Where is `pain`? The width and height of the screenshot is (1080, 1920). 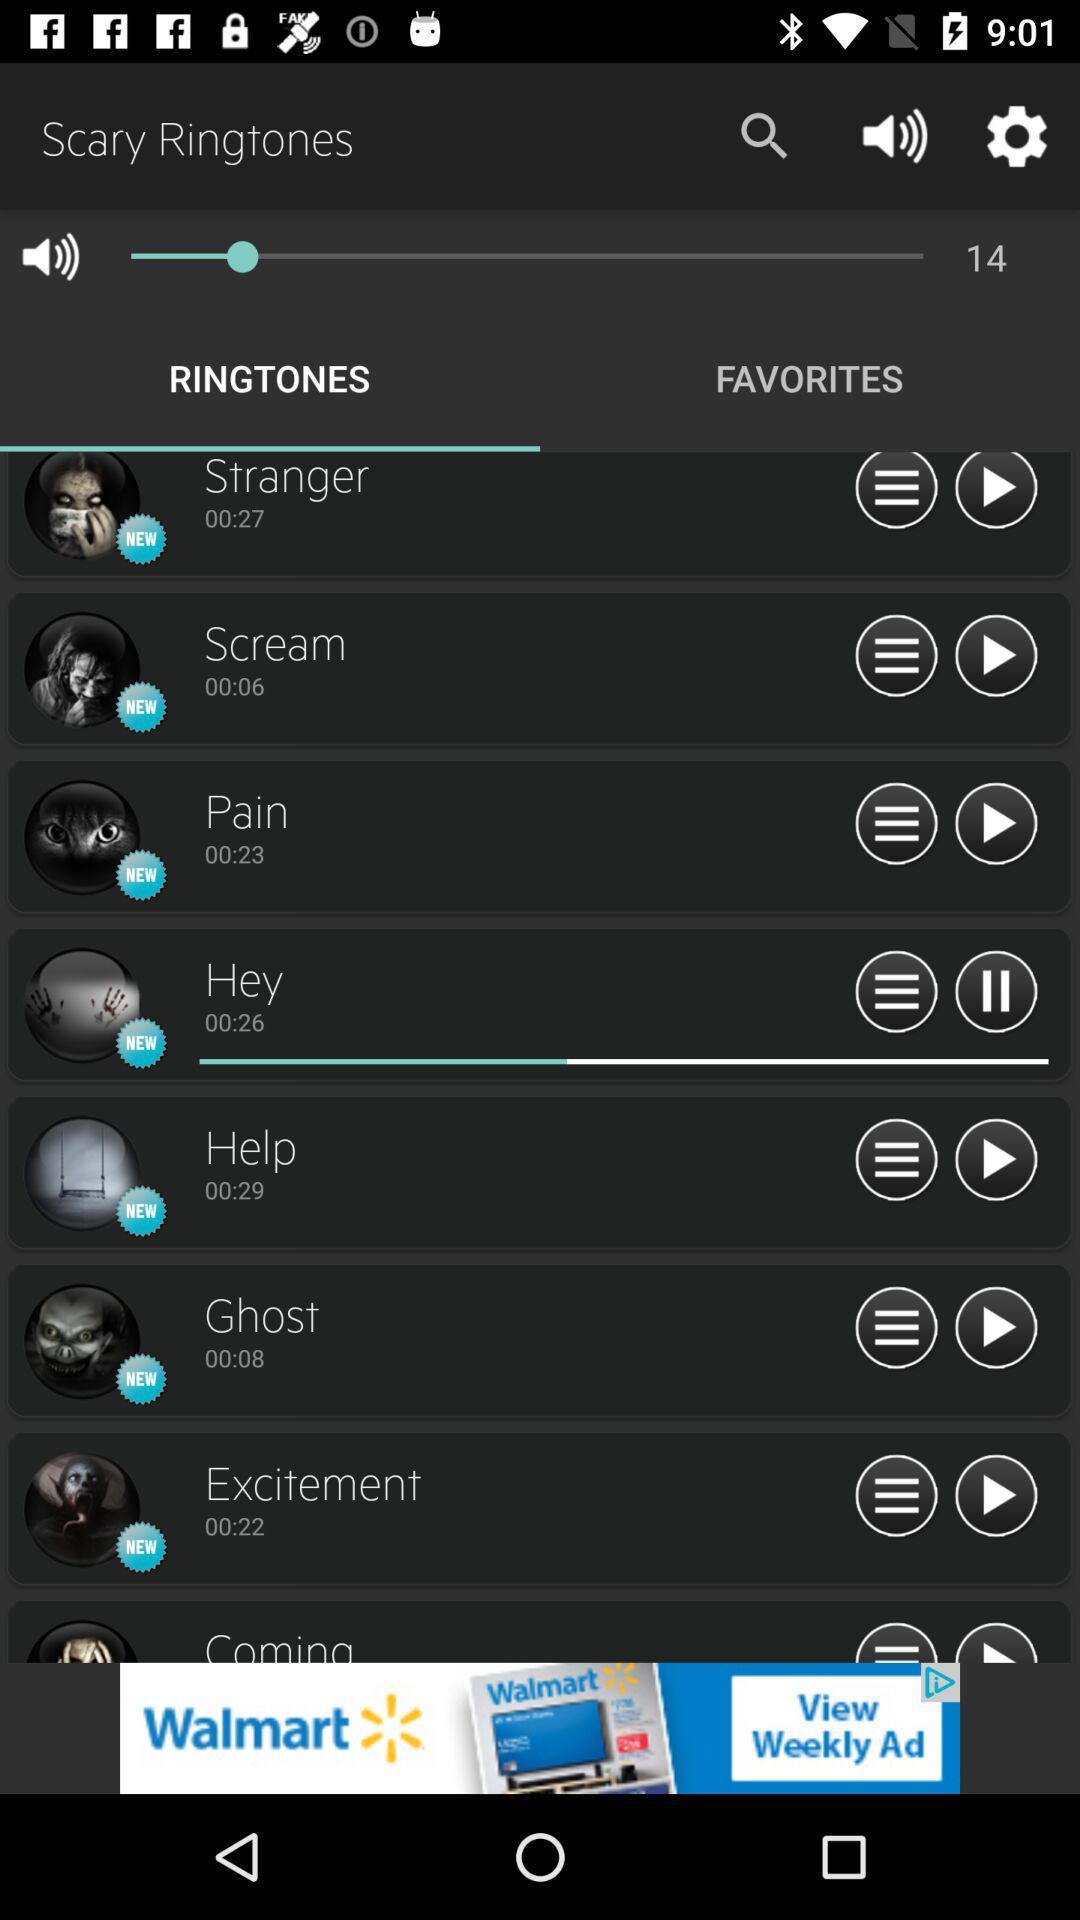 pain is located at coordinates (80, 838).